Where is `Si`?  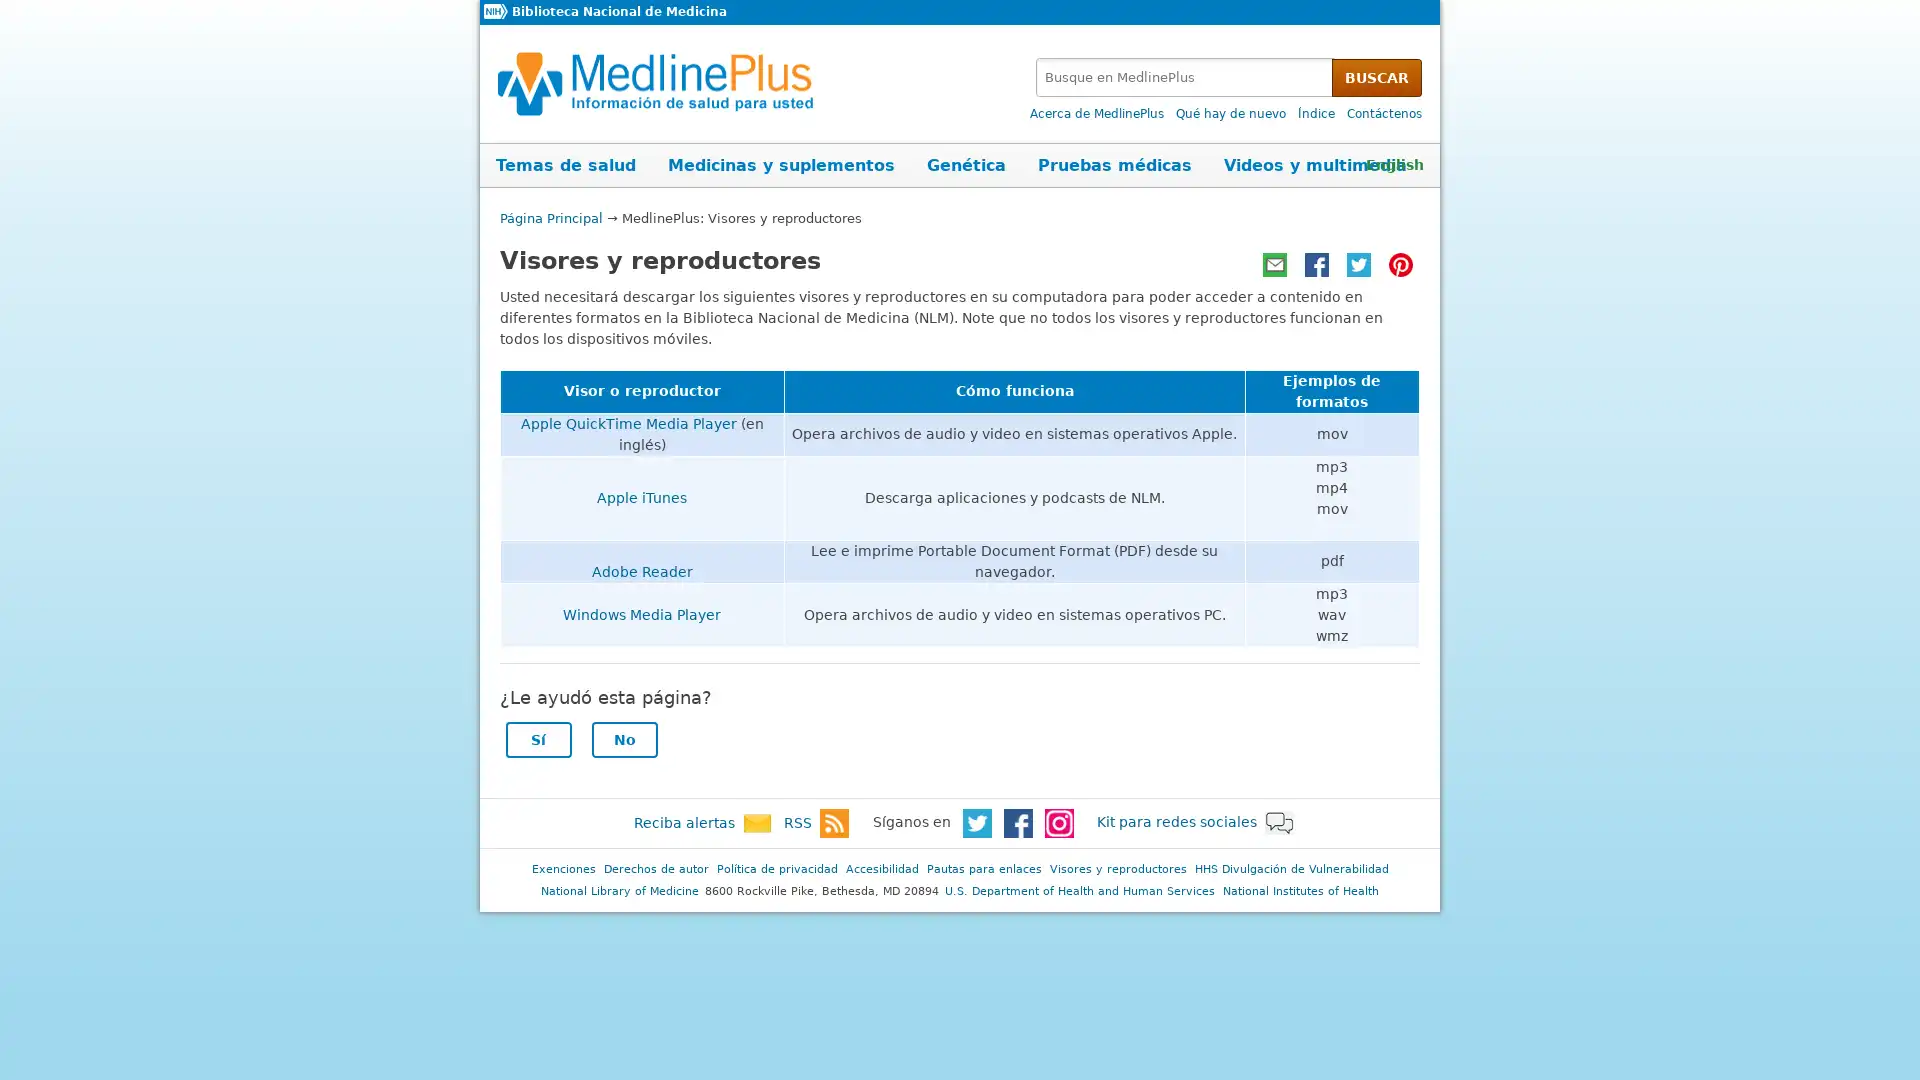
Si is located at coordinates (537, 739).